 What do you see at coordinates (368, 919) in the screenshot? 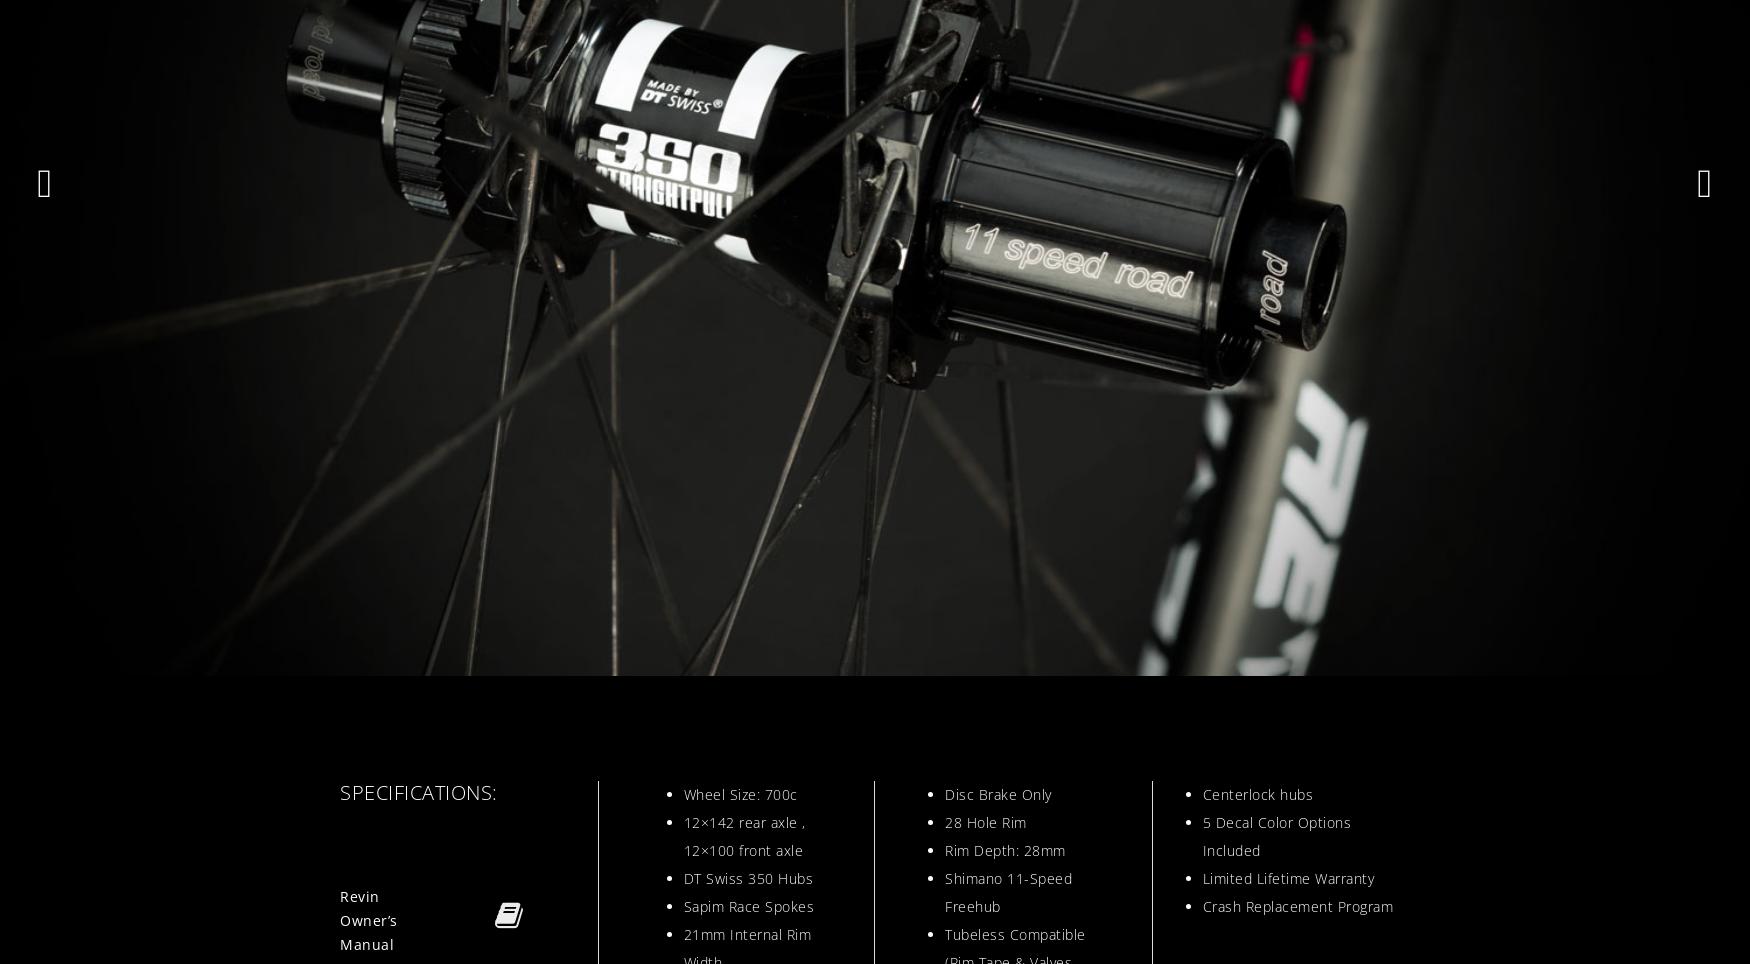
I see `'Revin Owner’s Manual'` at bounding box center [368, 919].